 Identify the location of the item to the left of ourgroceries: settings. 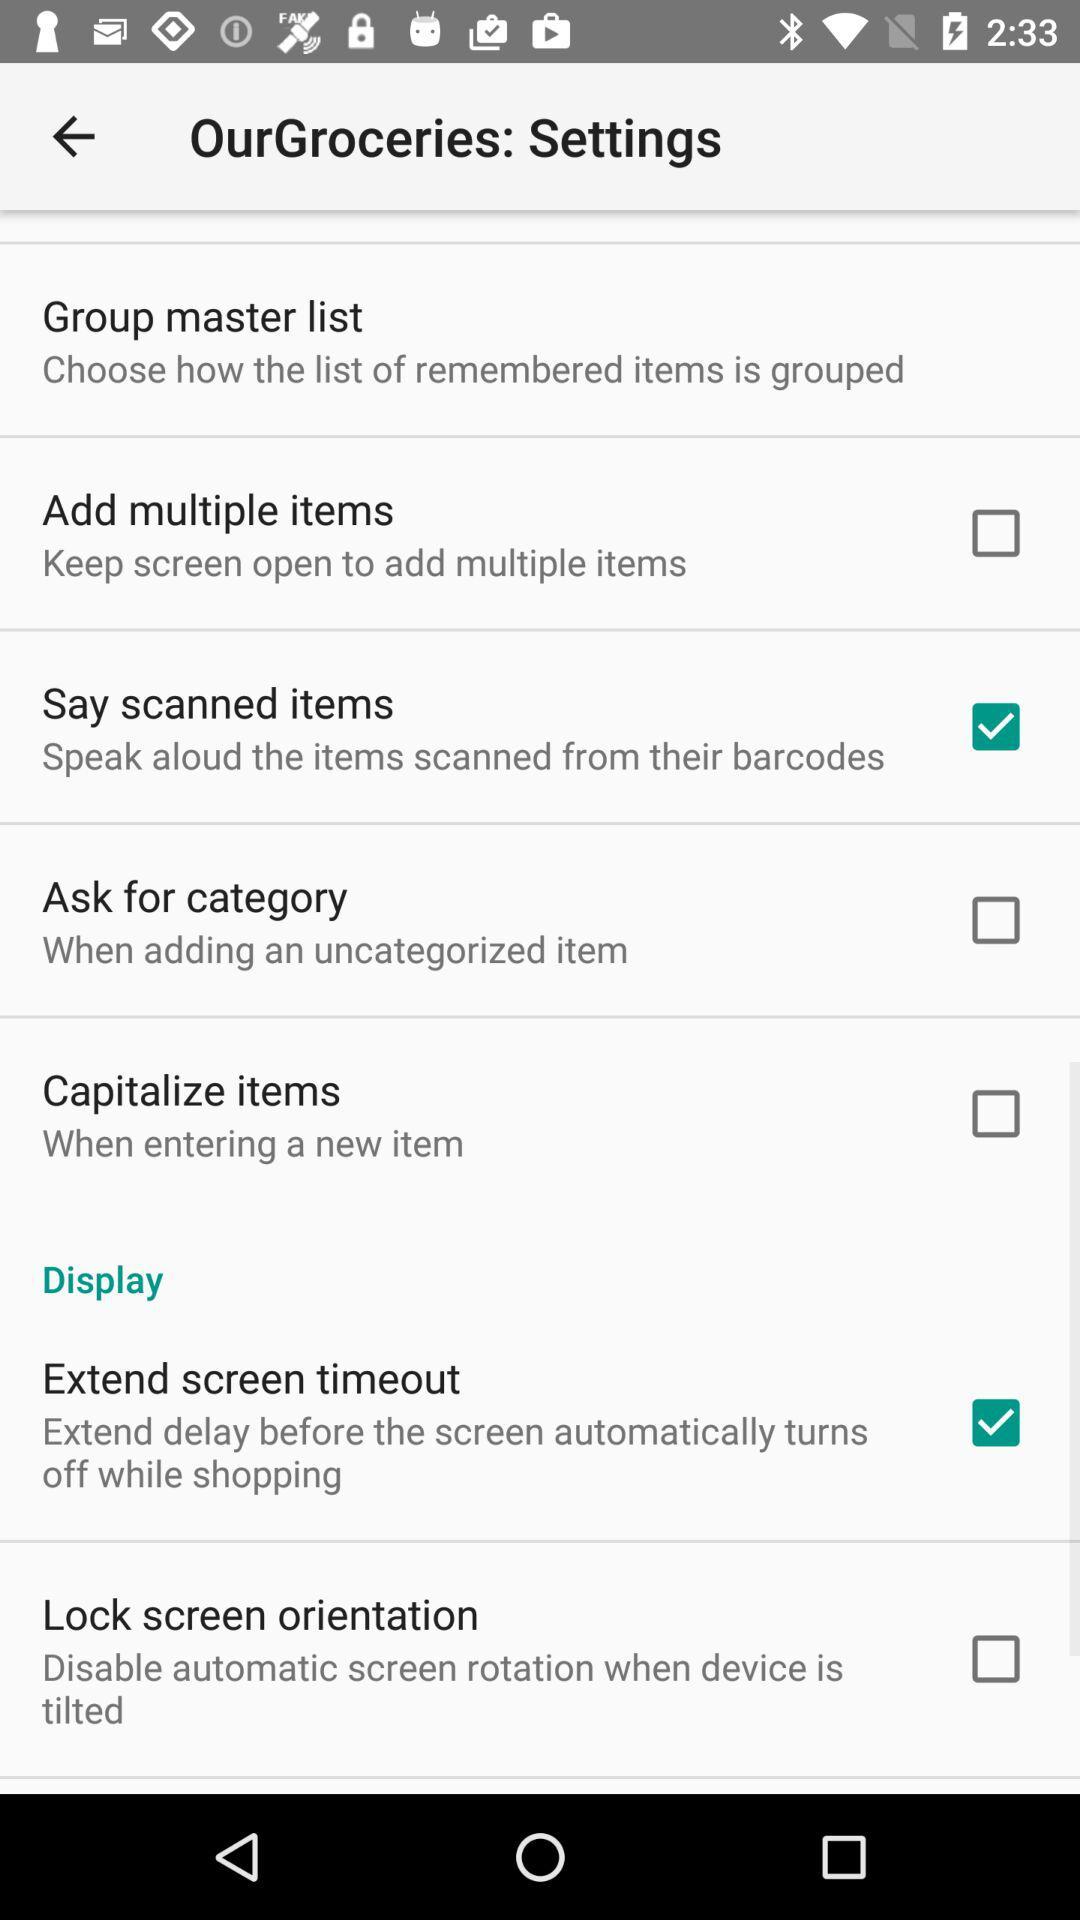
(72, 135).